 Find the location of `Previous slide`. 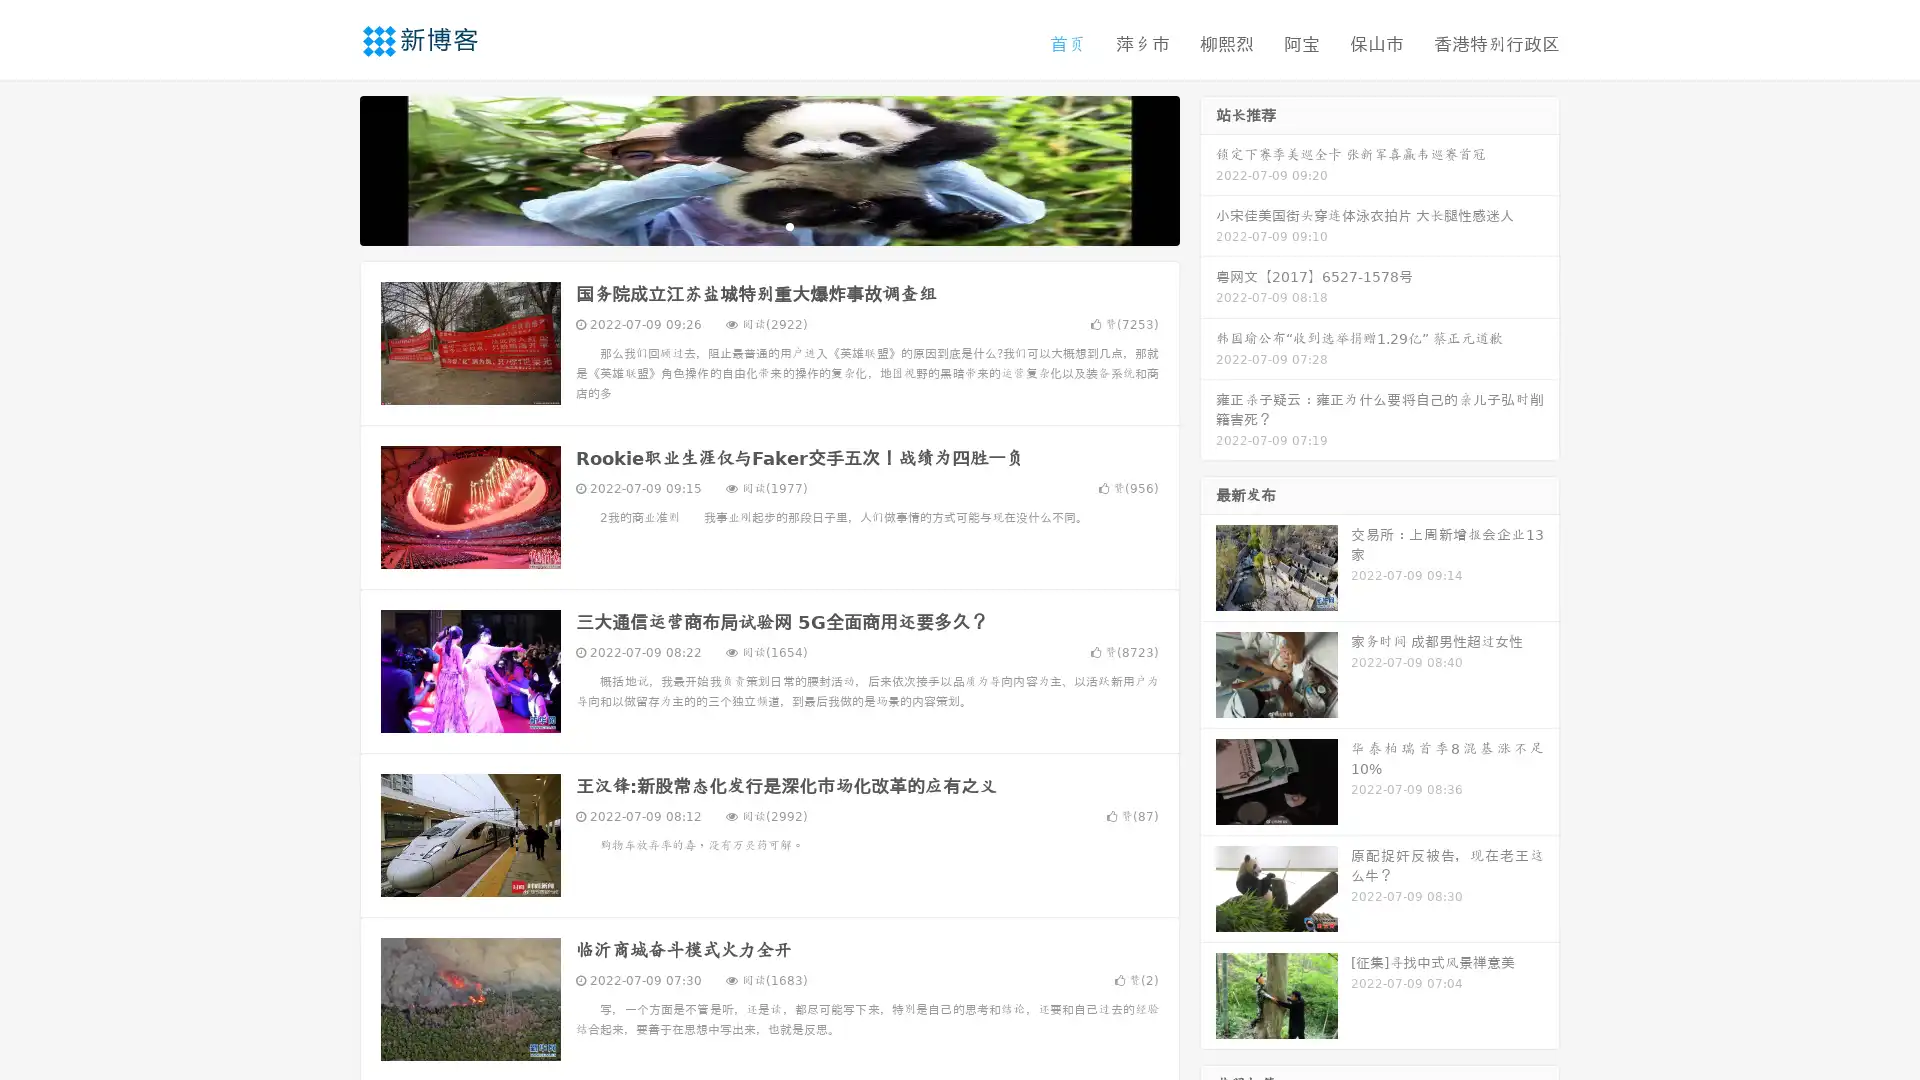

Previous slide is located at coordinates (330, 168).